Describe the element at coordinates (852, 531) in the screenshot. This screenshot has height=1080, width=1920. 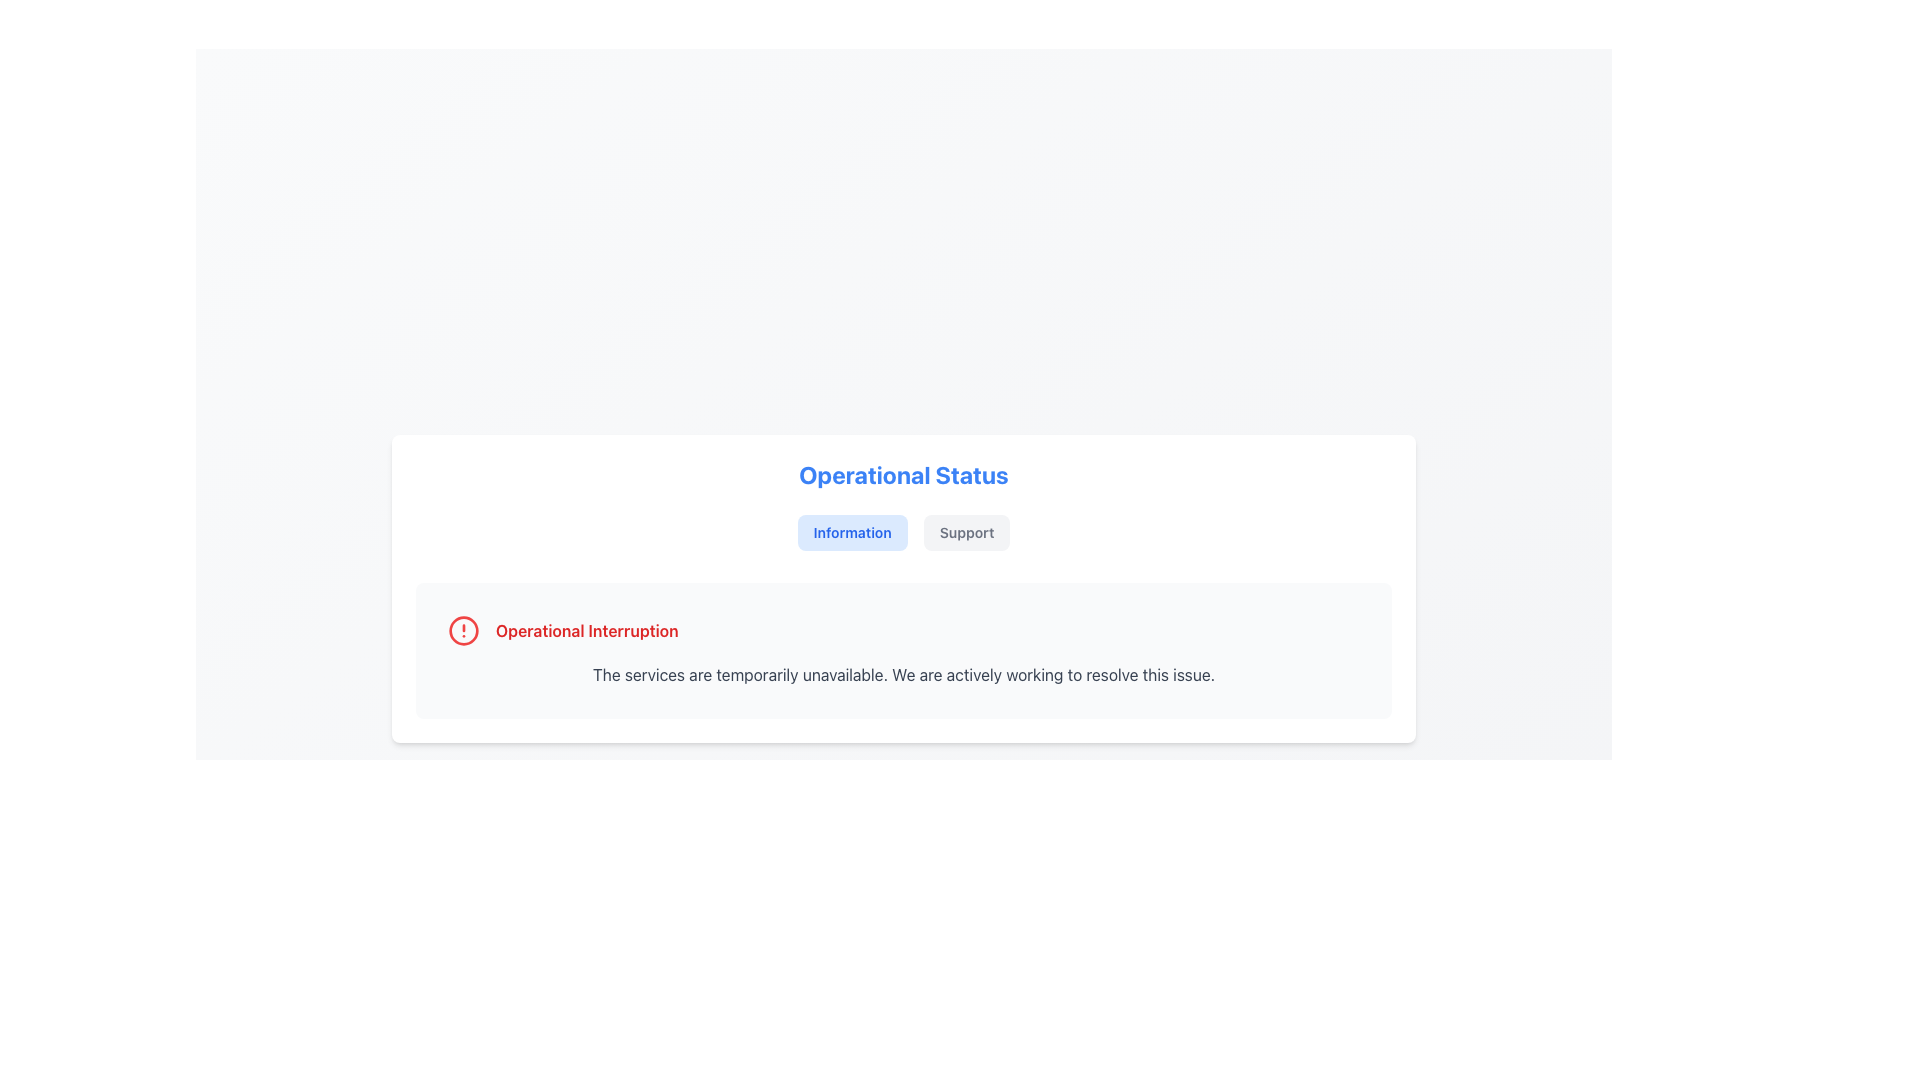
I see `the 'Information' button, which is a rectangular button with rounded corners, light blue background, and blue text, located under the 'Operational Status' heading` at that location.